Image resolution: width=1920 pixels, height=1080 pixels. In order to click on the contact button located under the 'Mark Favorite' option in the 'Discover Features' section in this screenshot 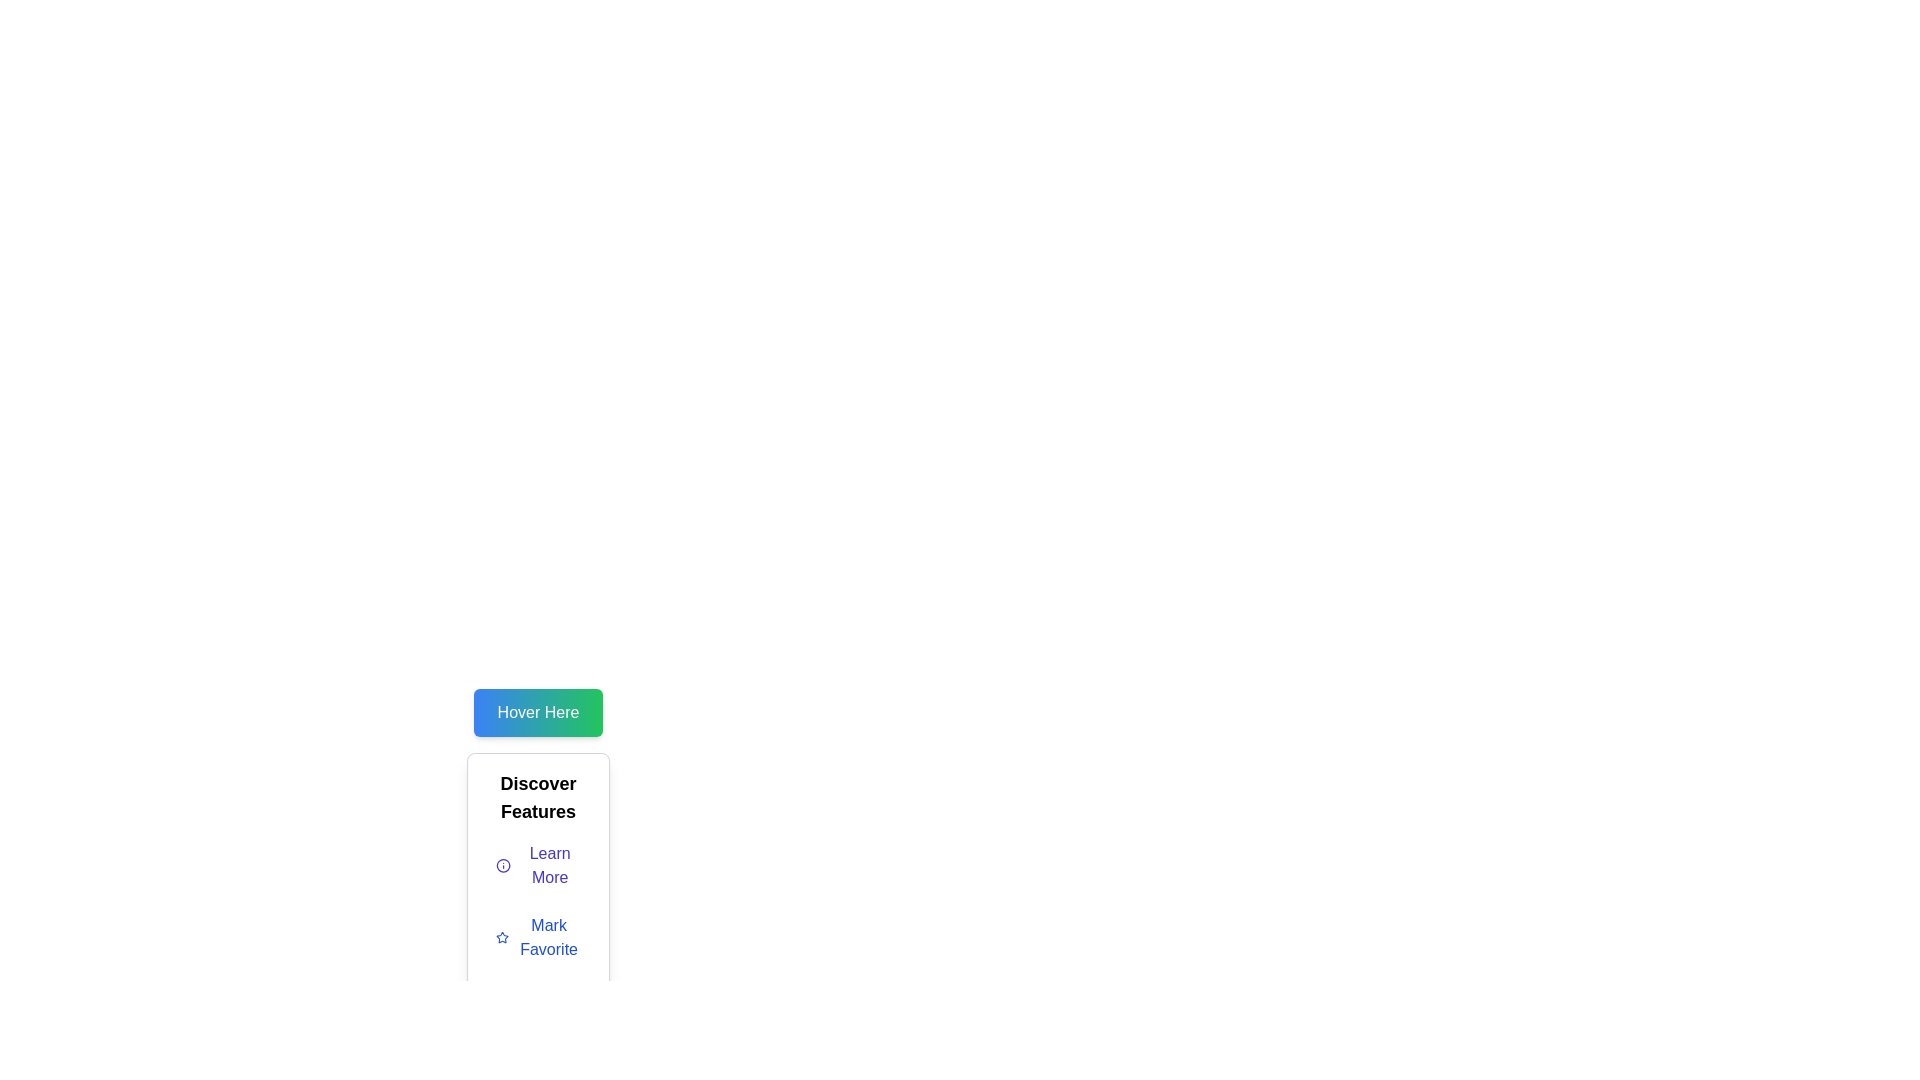, I will do `click(538, 1010)`.